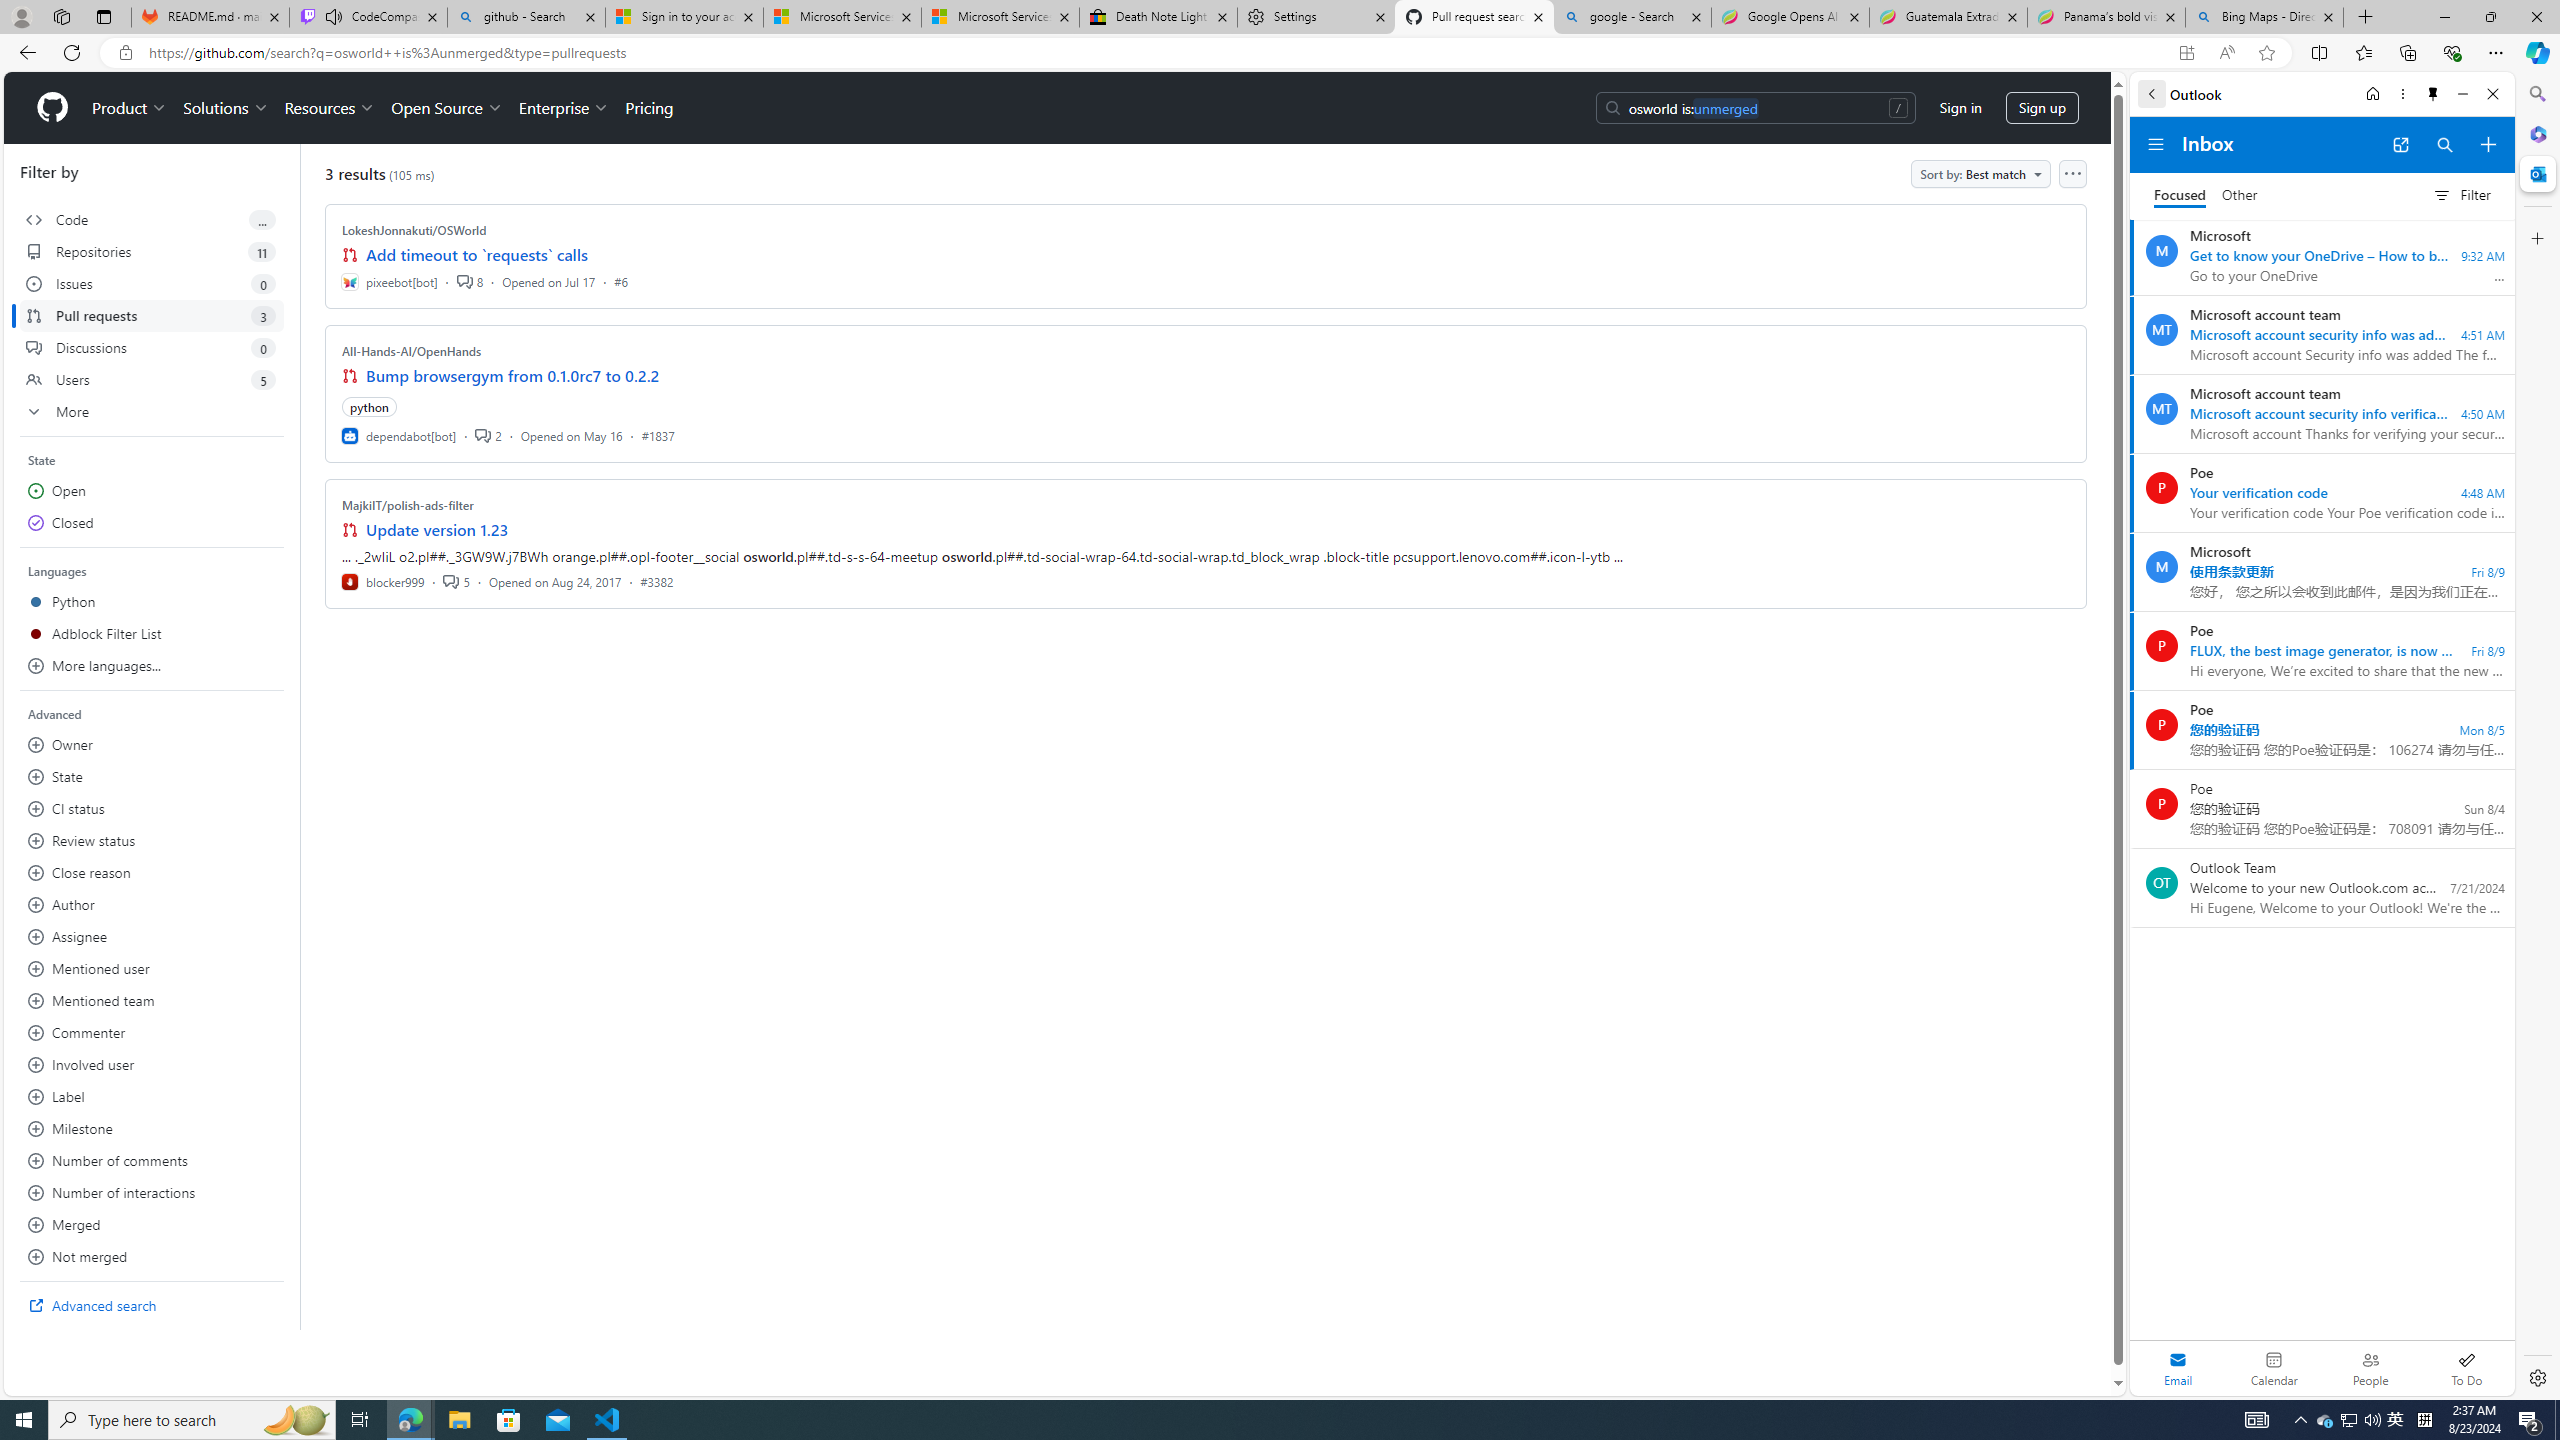 Image resolution: width=2560 pixels, height=1440 pixels. I want to click on 'LokeshJonnakuti/OSWorld', so click(413, 229).